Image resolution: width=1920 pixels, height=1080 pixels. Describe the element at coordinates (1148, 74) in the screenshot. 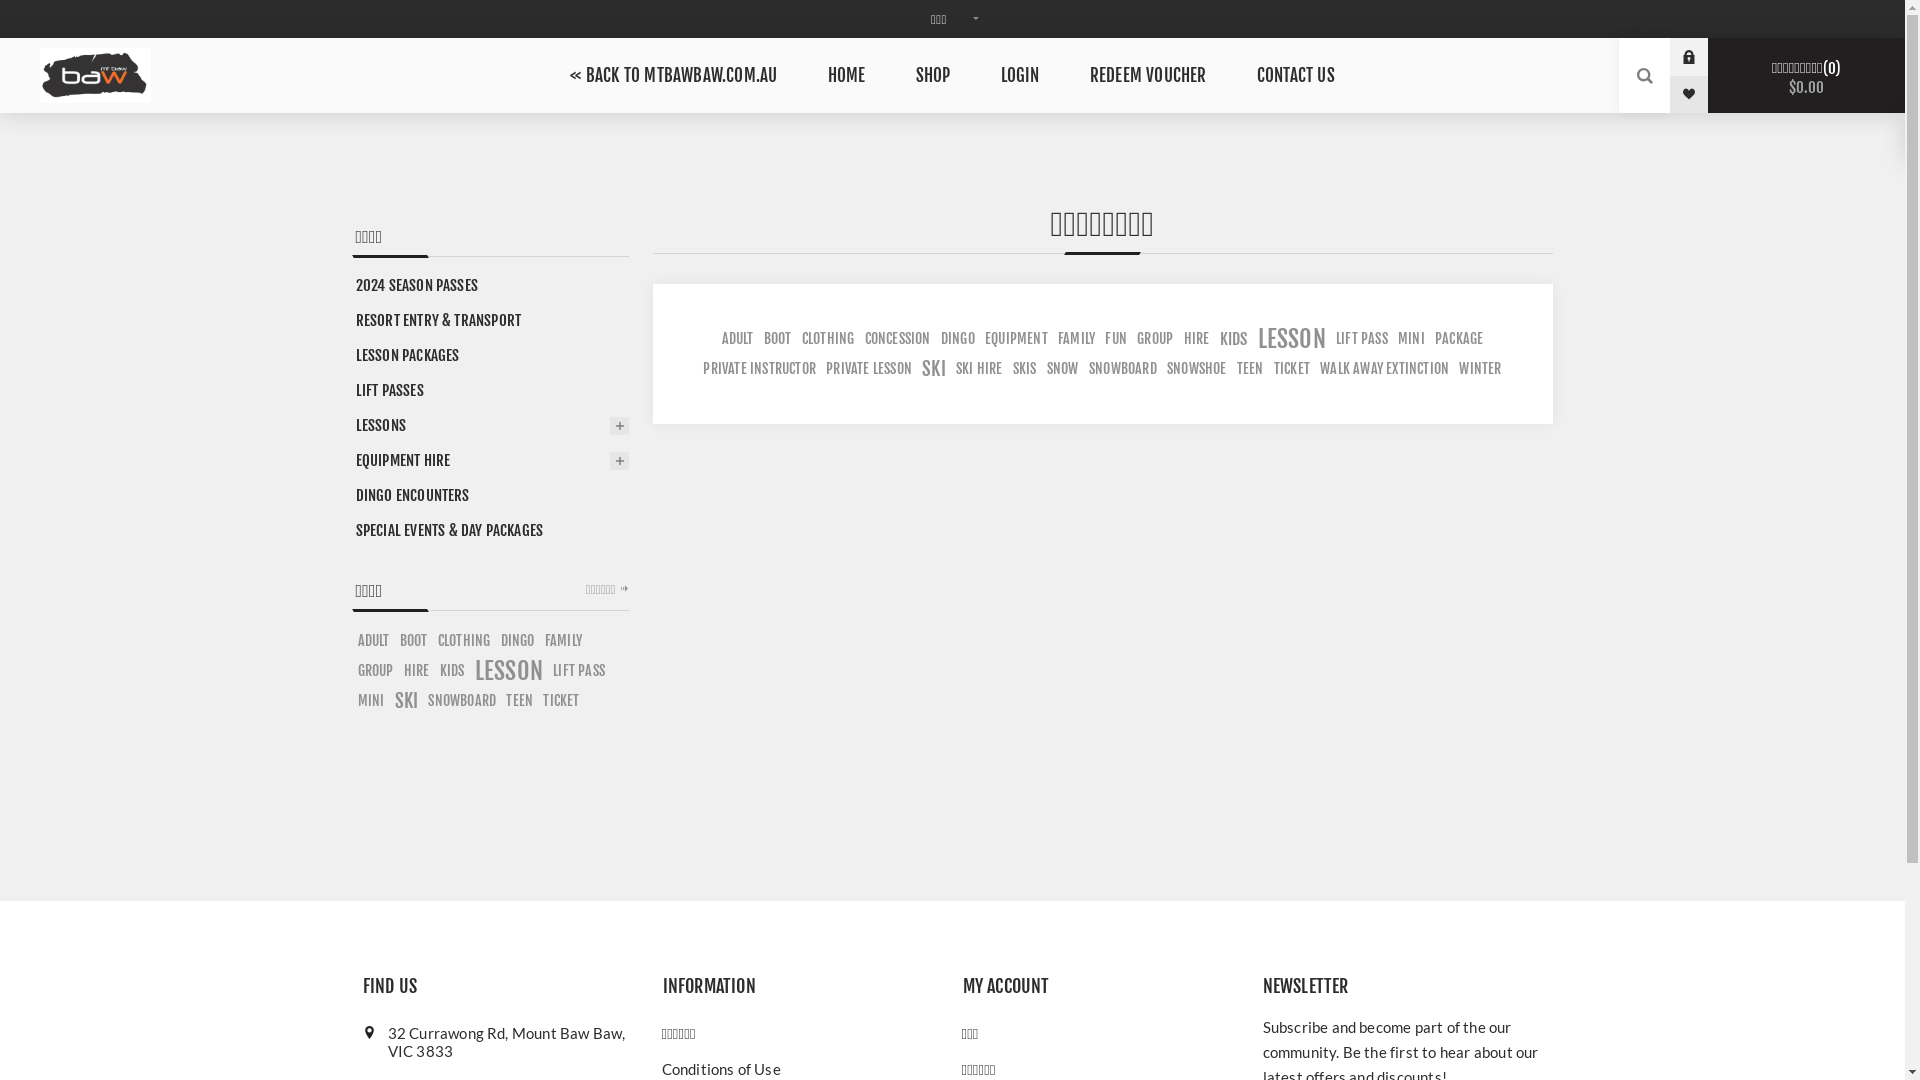

I see `'REDEEM VOUCHER'` at that location.